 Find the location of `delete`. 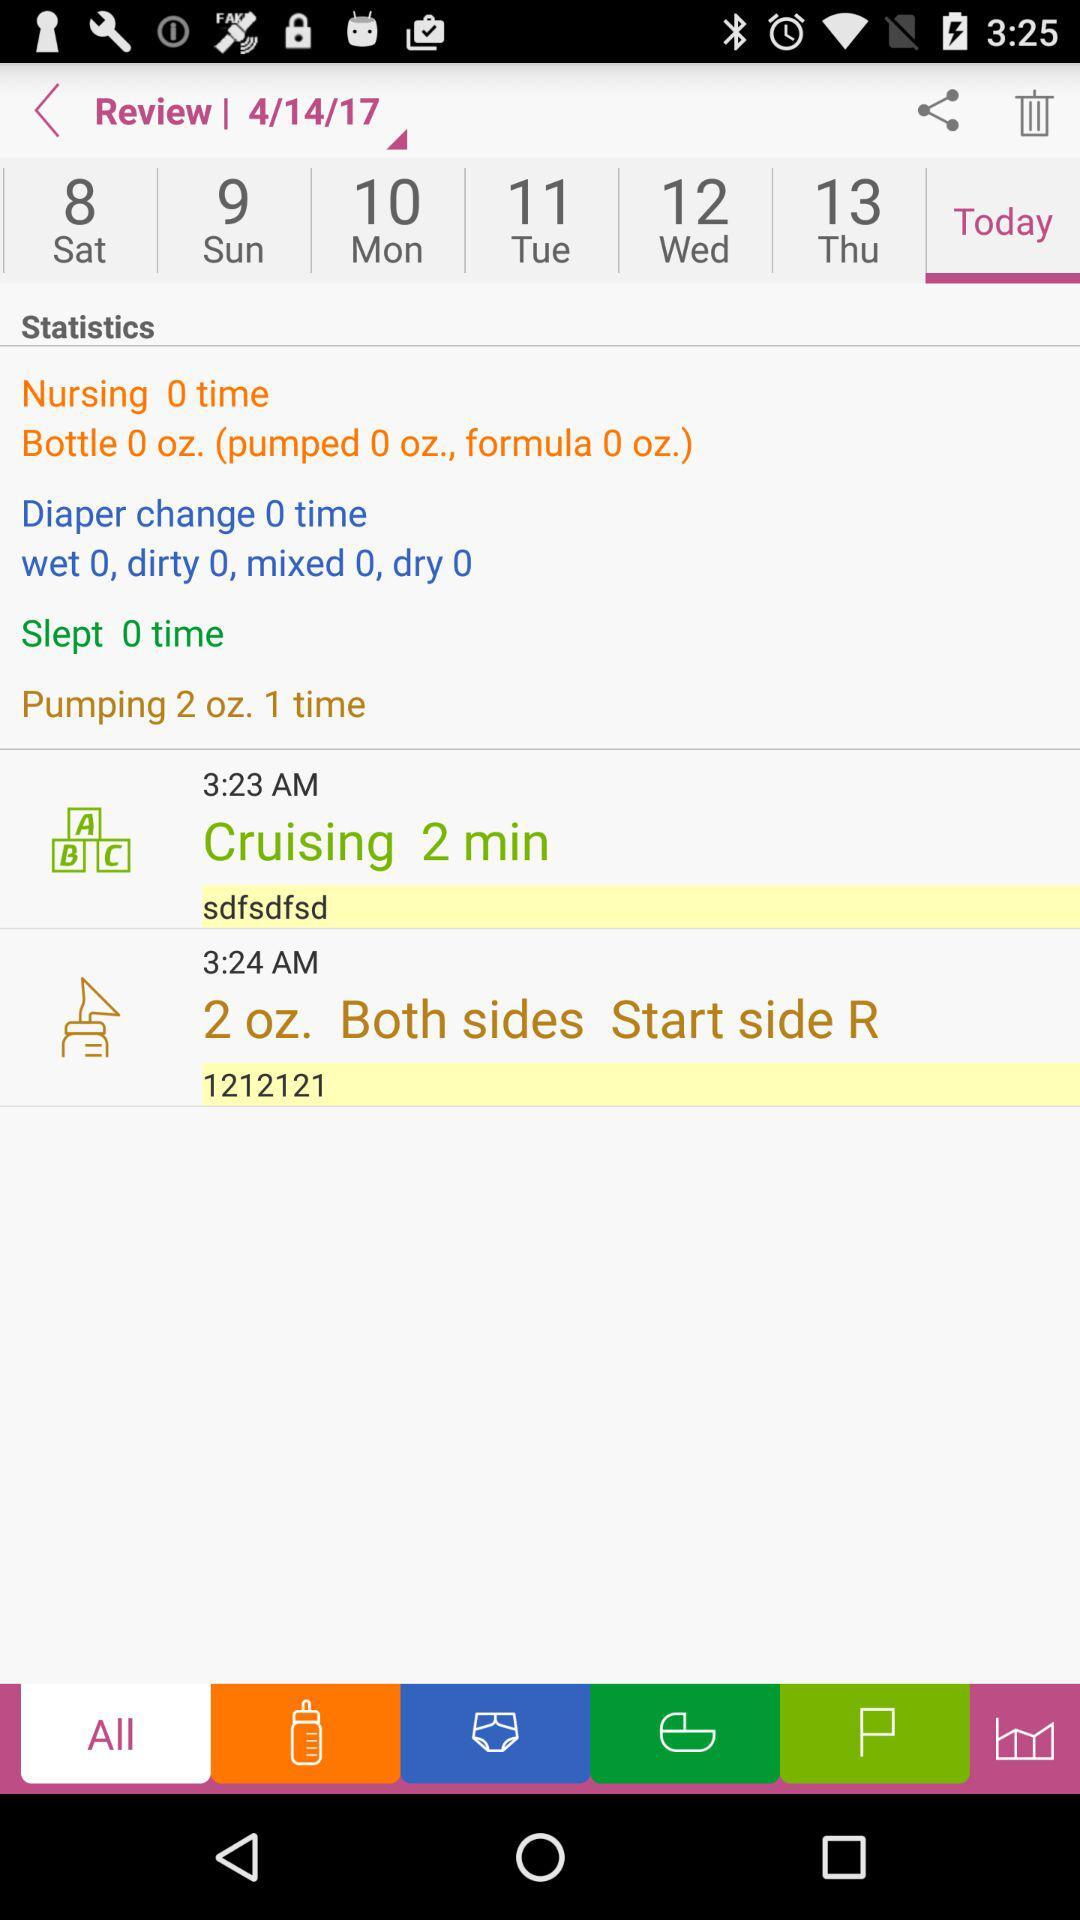

delete is located at coordinates (1032, 109).